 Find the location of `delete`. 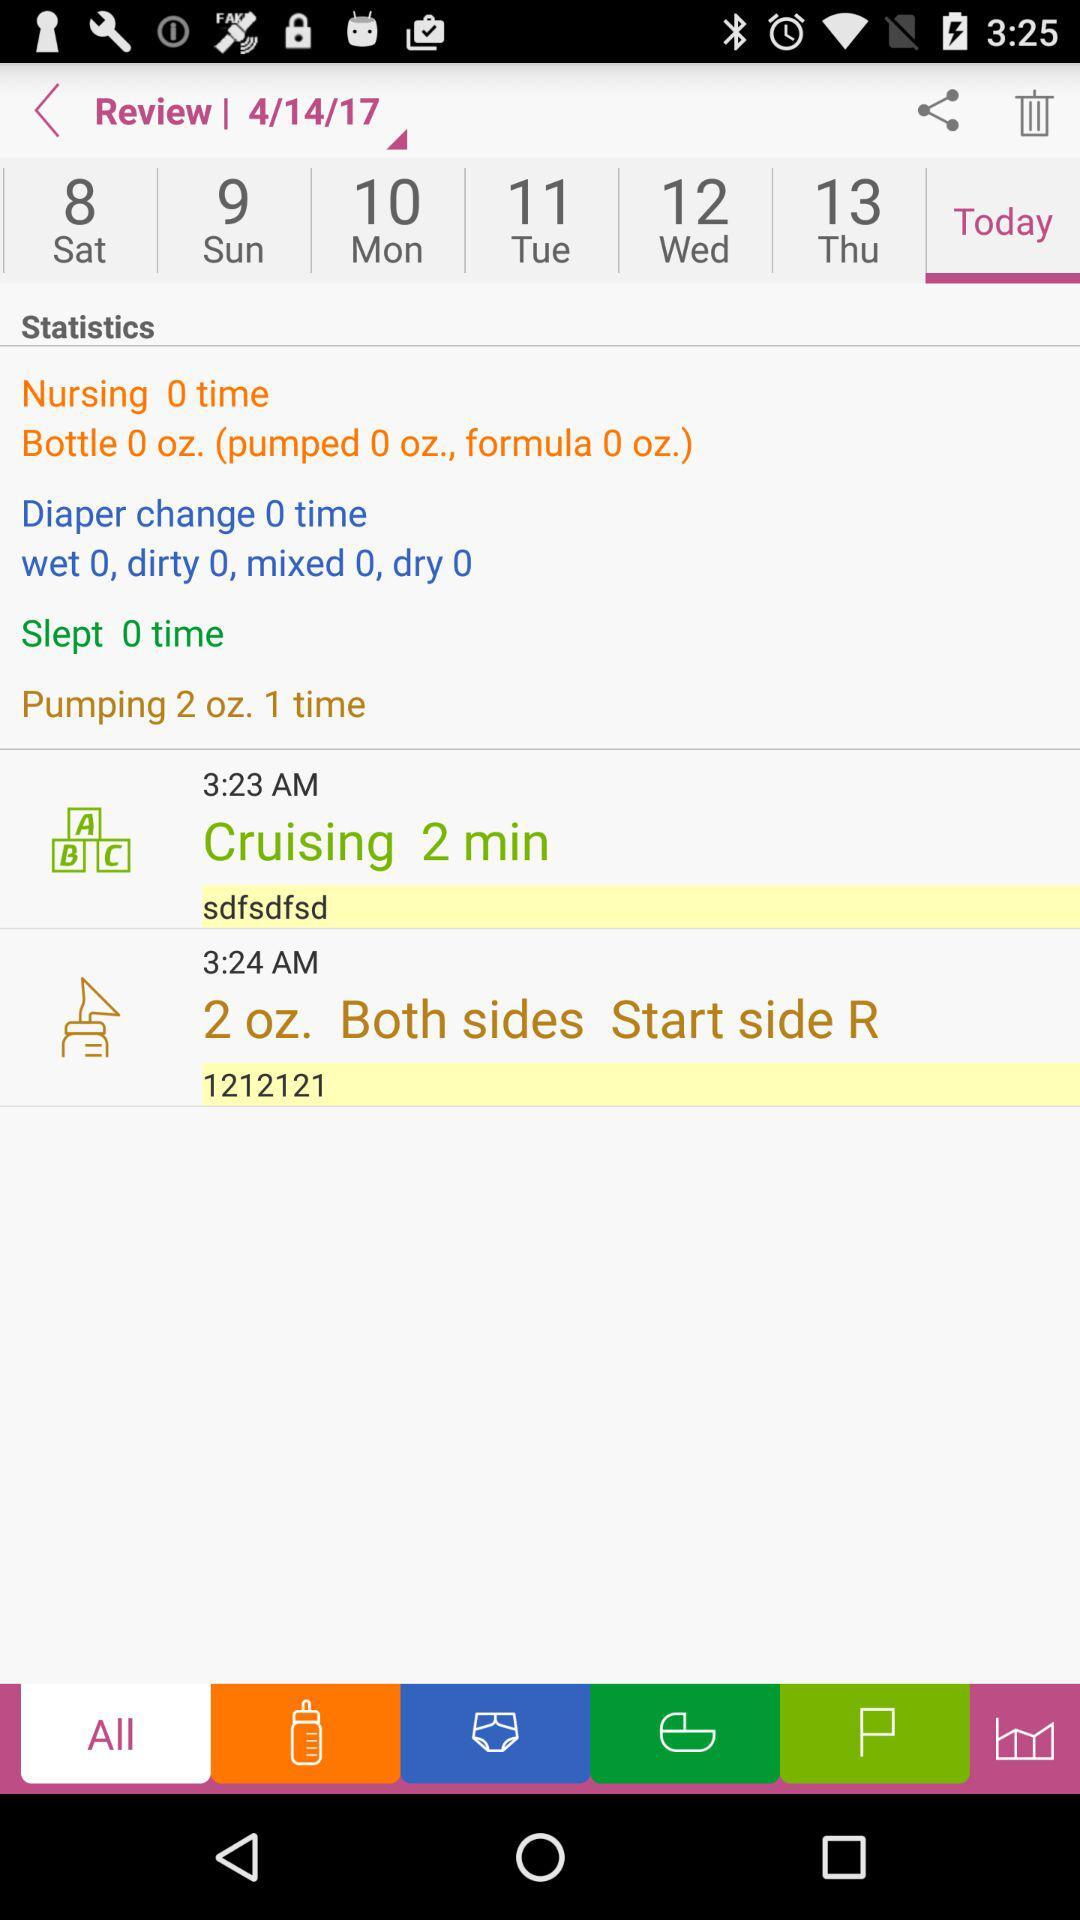

delete is located at coordinates (1032, 109).